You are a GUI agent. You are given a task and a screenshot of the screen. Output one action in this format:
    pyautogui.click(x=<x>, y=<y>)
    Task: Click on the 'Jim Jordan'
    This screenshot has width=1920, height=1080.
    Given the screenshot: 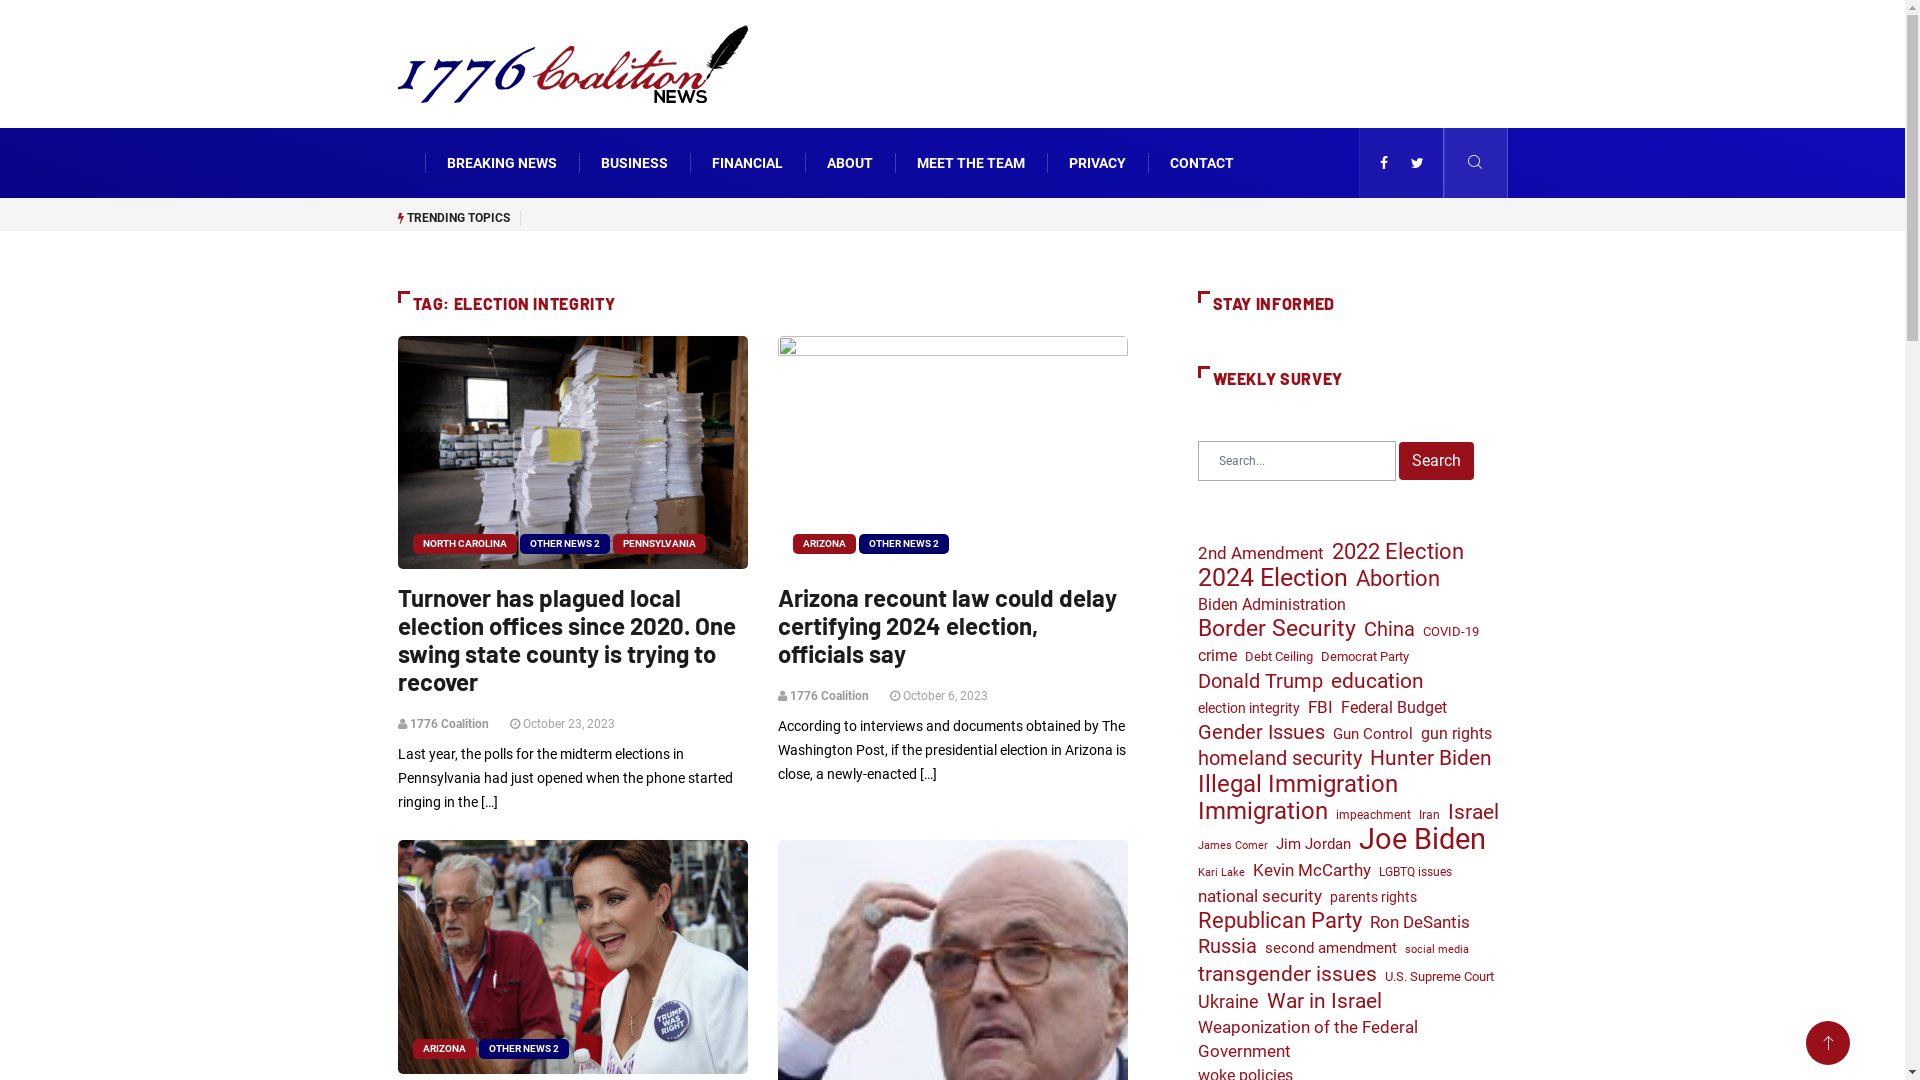 What is the action you would take?
    pyautogui.click(x=1275, y=844)
    